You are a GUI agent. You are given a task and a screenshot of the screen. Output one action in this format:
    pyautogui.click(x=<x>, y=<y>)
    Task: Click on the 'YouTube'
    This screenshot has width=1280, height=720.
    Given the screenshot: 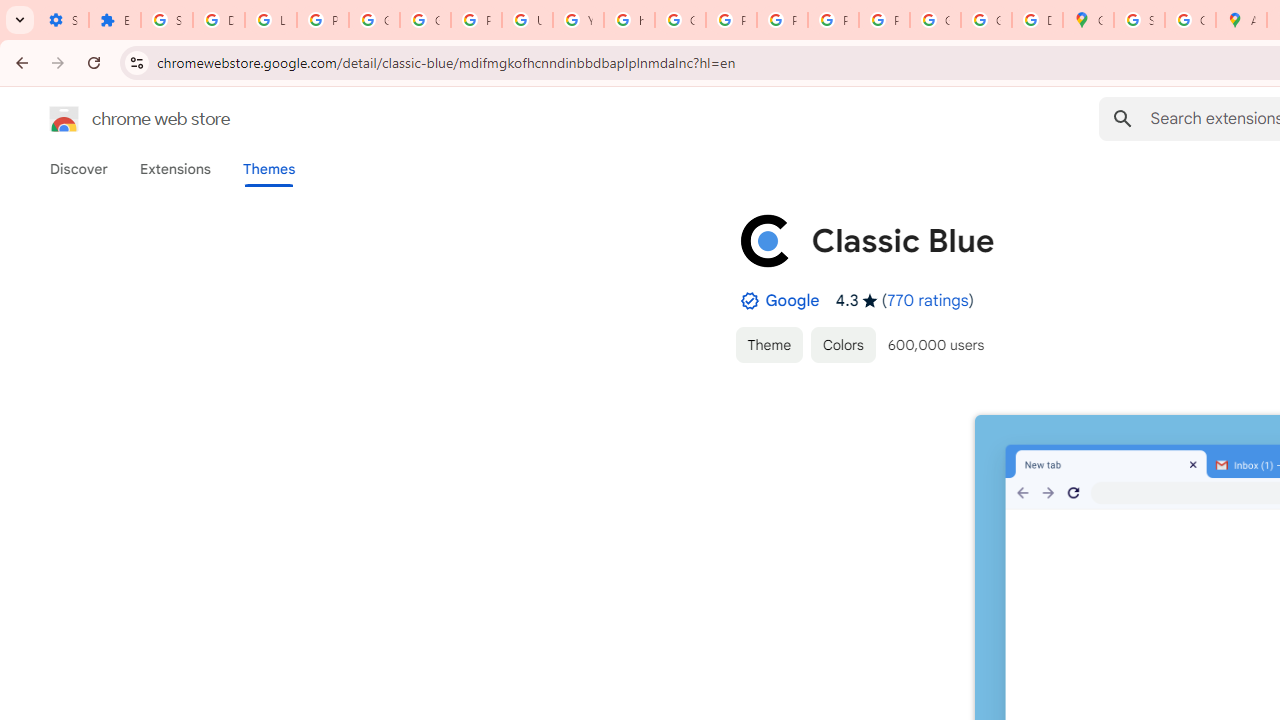 What is the action you would take?
    pyautogui.click(x=577, y=20)
    